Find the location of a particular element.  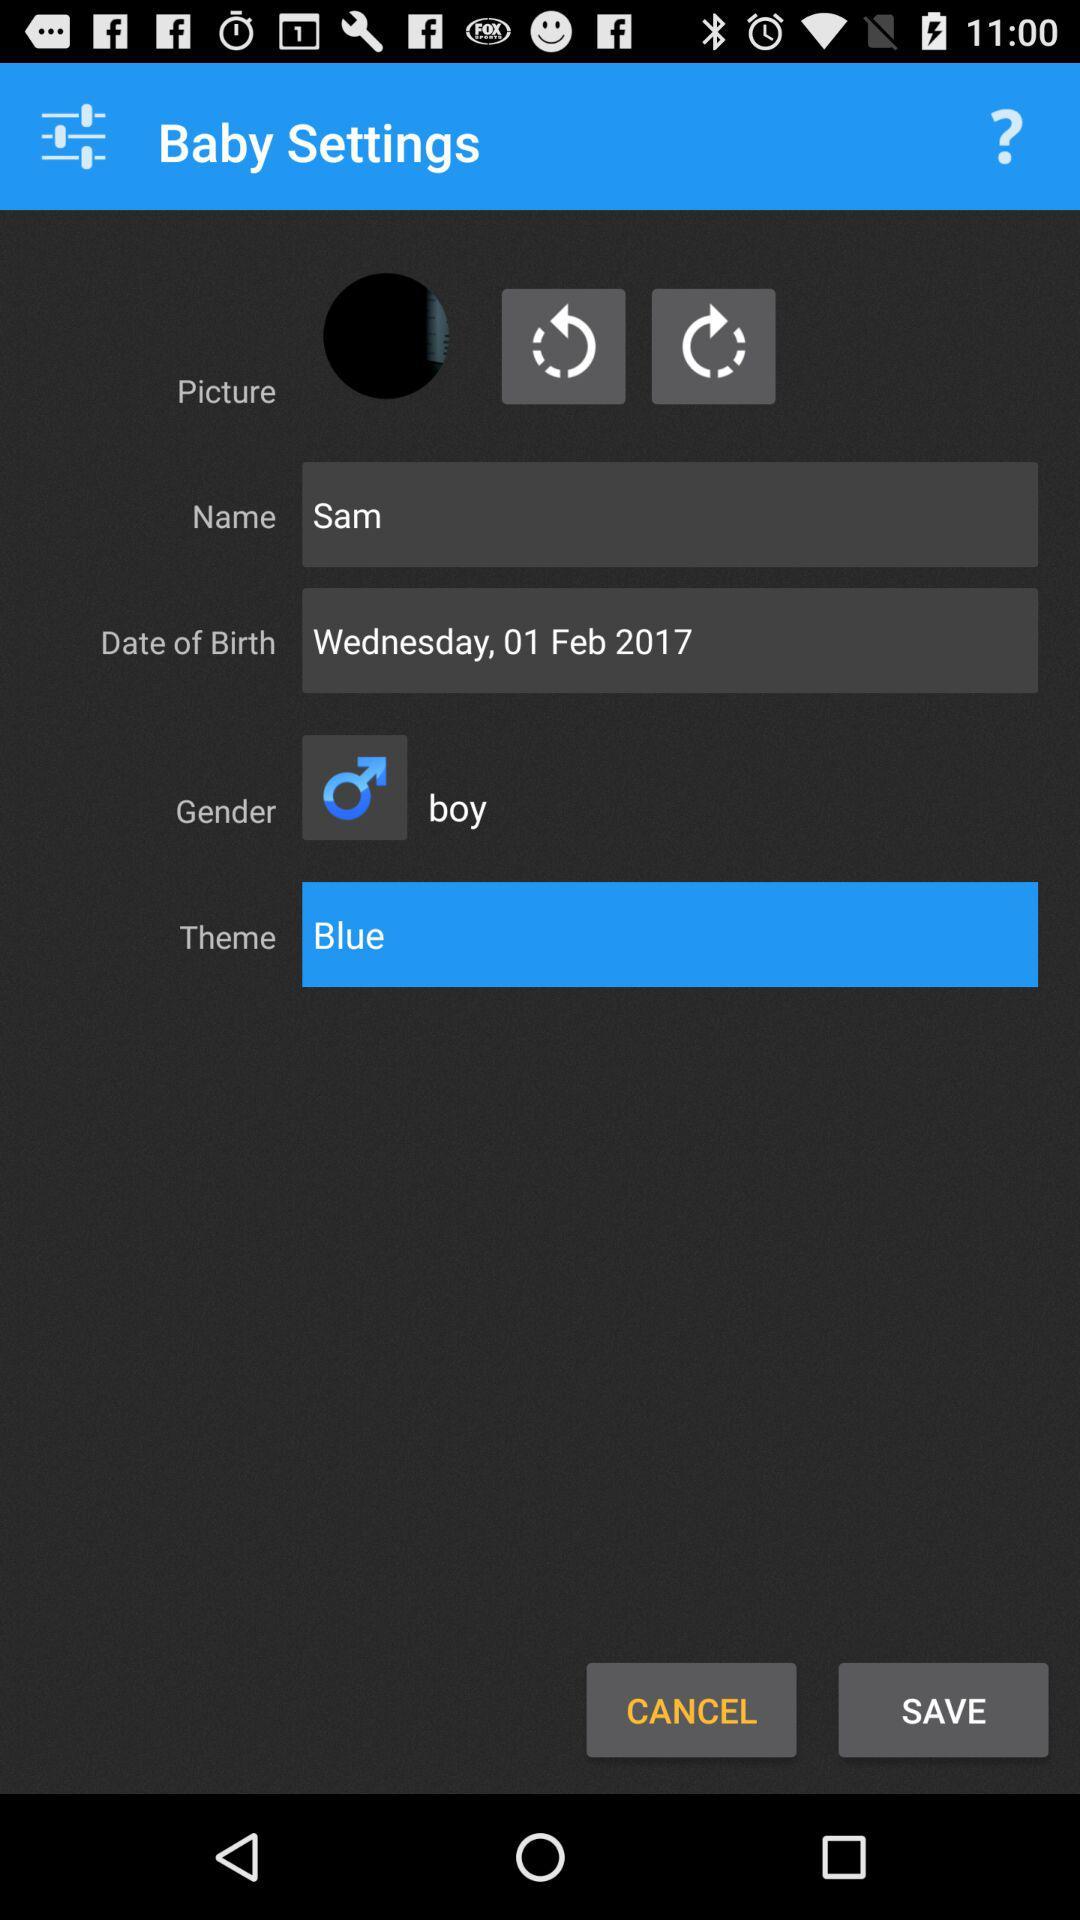

last picture is located at coordinates (563, 346).